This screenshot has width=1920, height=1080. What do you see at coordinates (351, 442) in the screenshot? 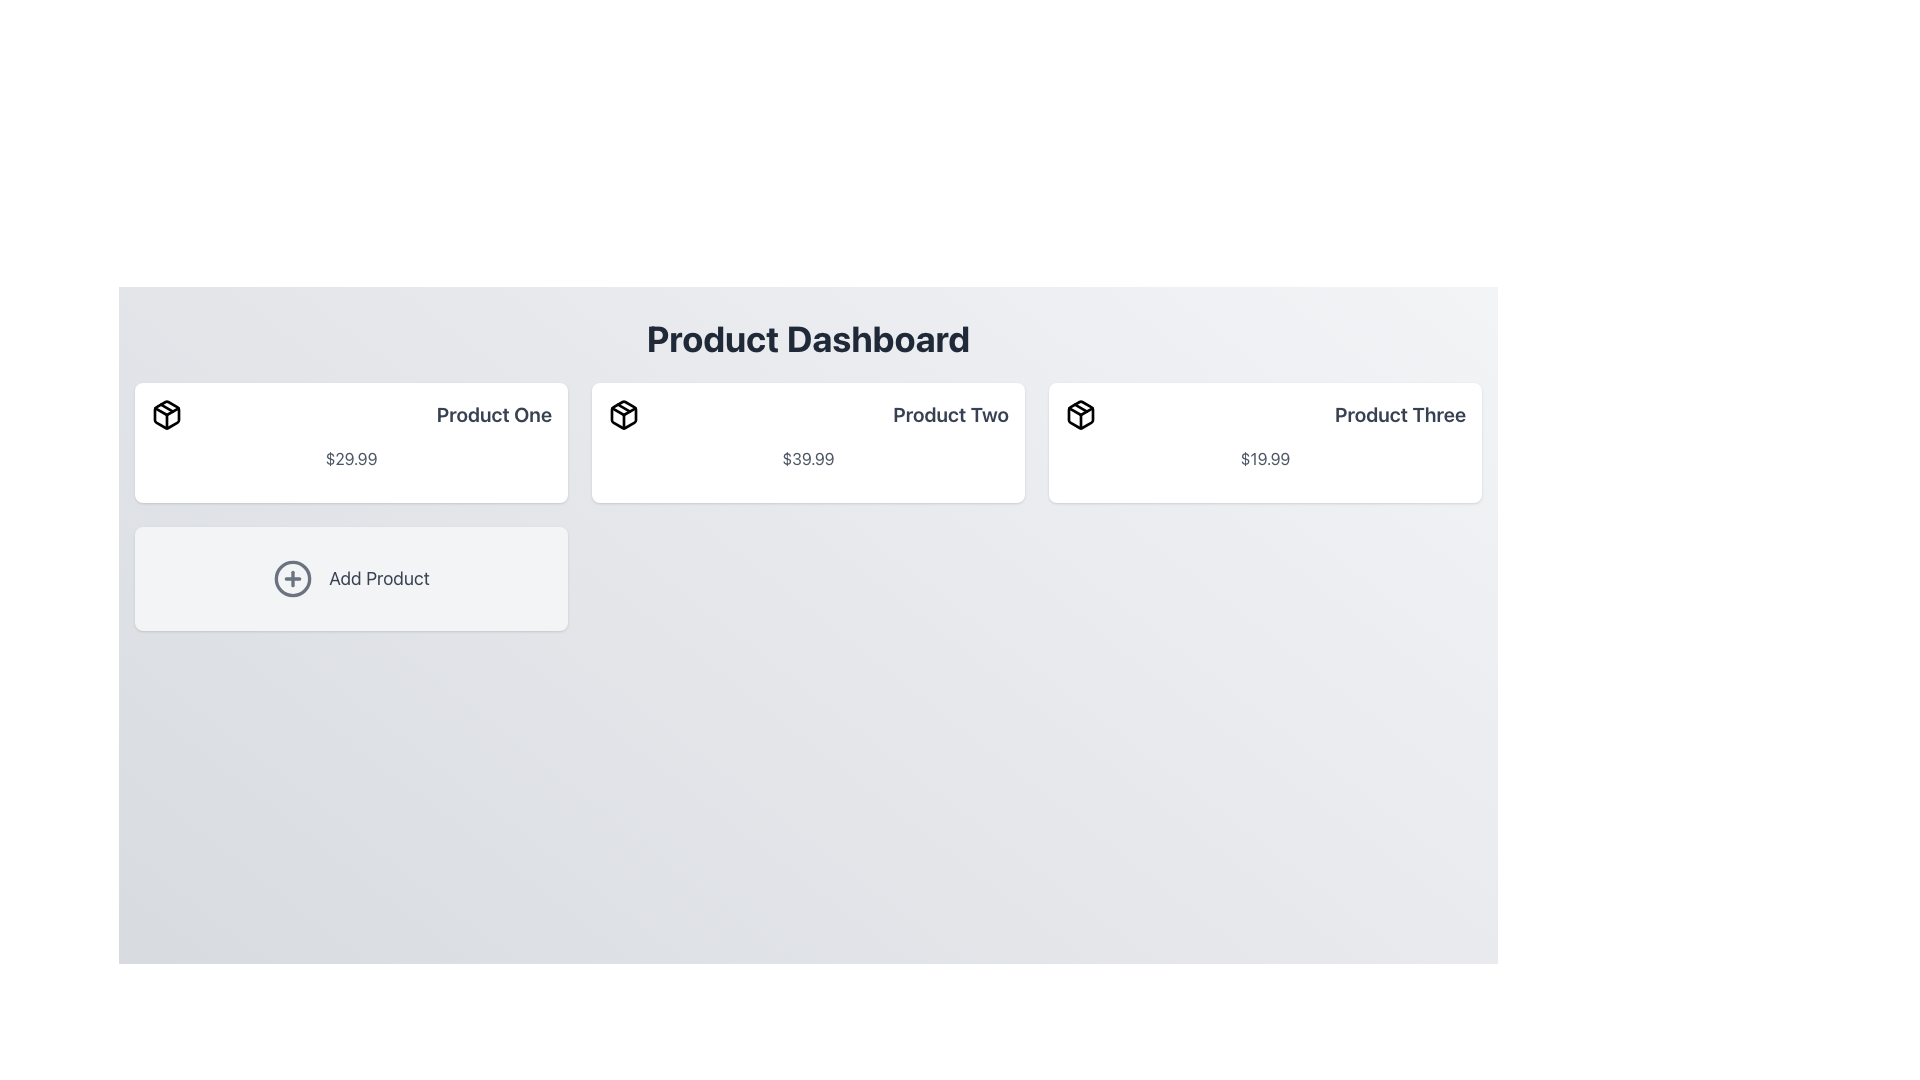
I see `on the clickable card for 'Product One' priced at $29.99` at bounding box center [351, 442].